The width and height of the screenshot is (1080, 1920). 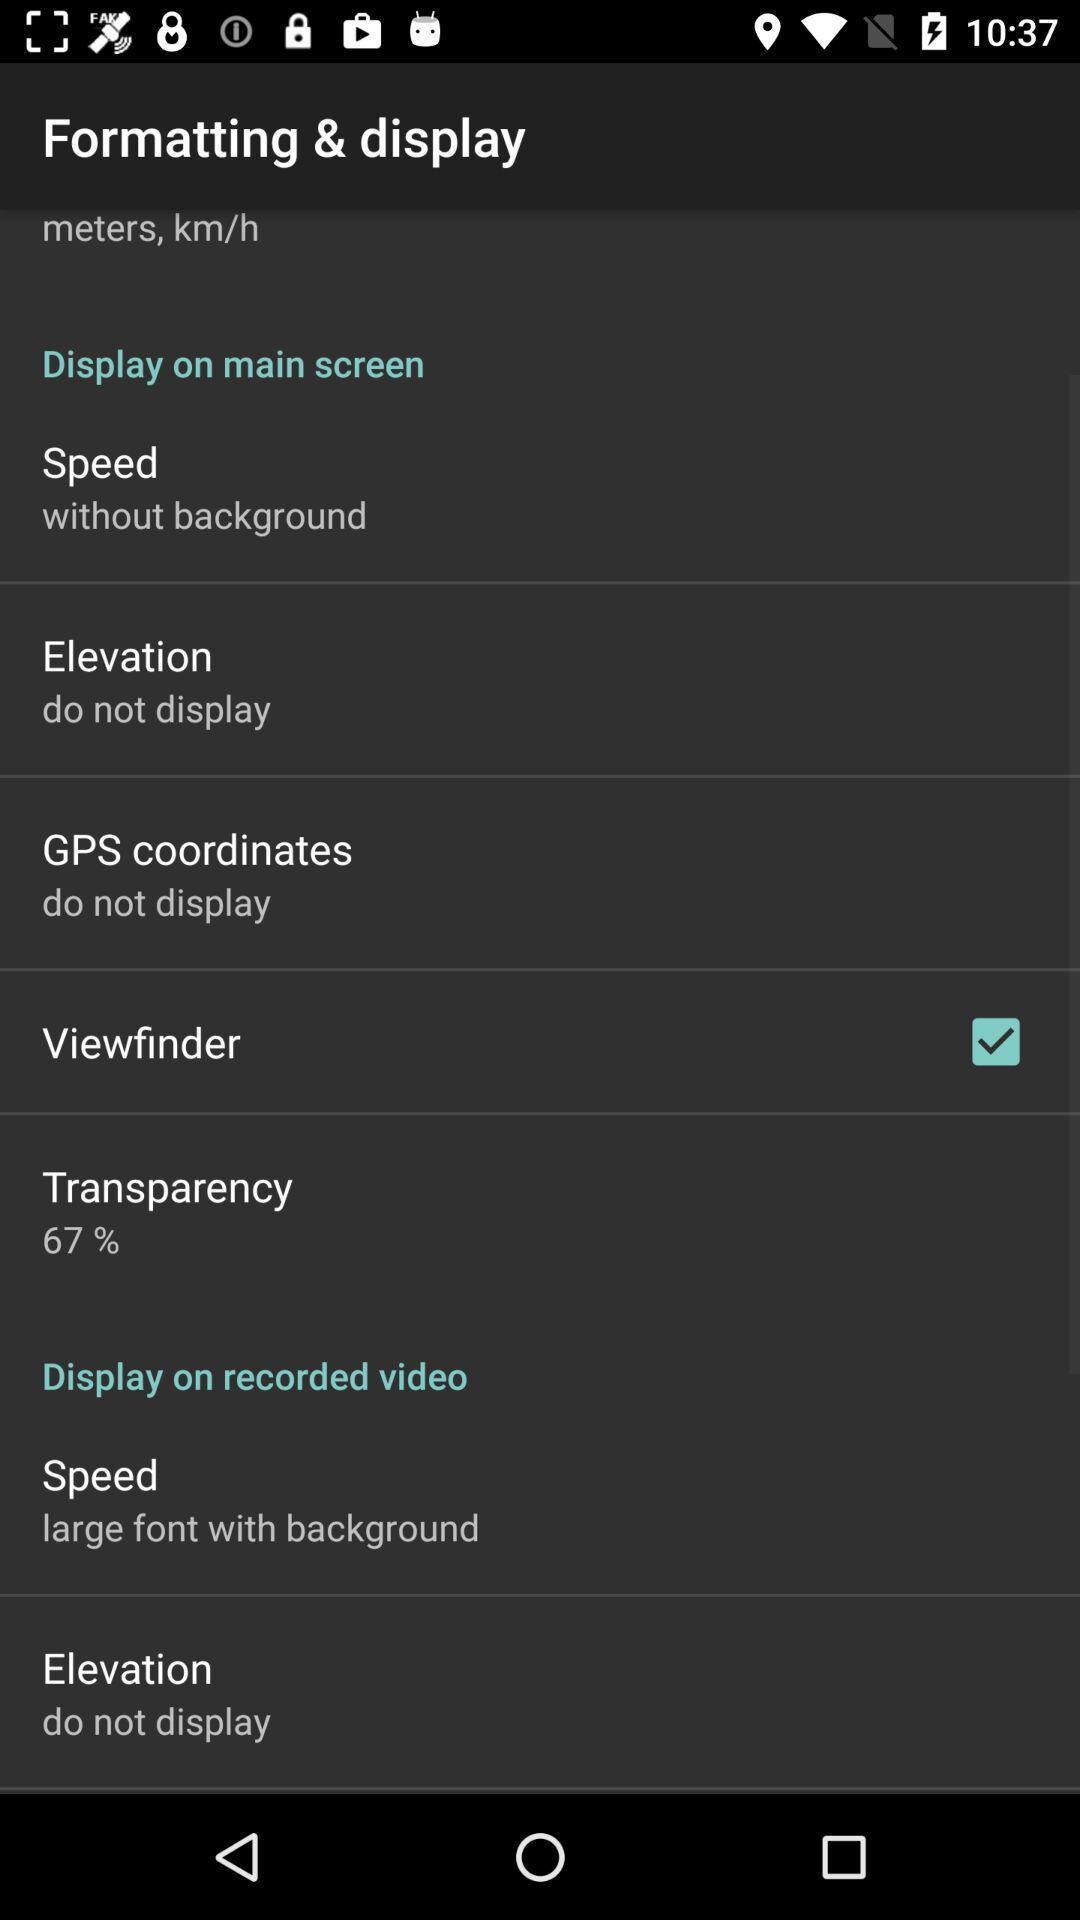 What do you see at coordinates (80, 1237) in the screenshot?
I see `app below the transparency icon` at bounding box center [80, 1237].